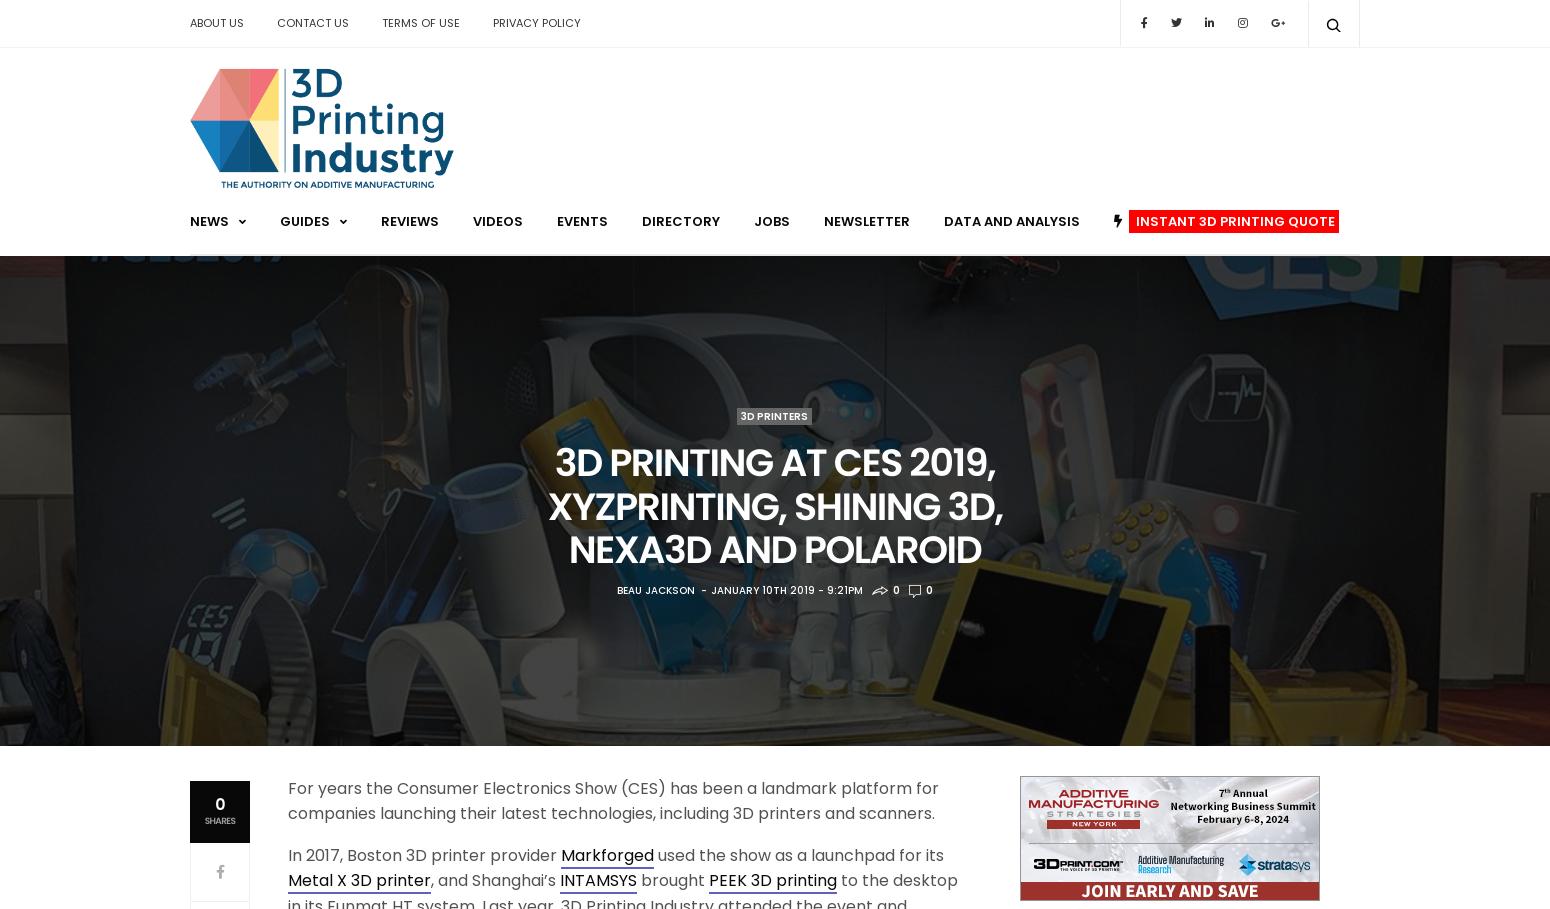 Image resolution: width=1550 pixels, height=909 pixels. I want to click on 'In 2017, Boston 3D printer provider', so click(287, 853).